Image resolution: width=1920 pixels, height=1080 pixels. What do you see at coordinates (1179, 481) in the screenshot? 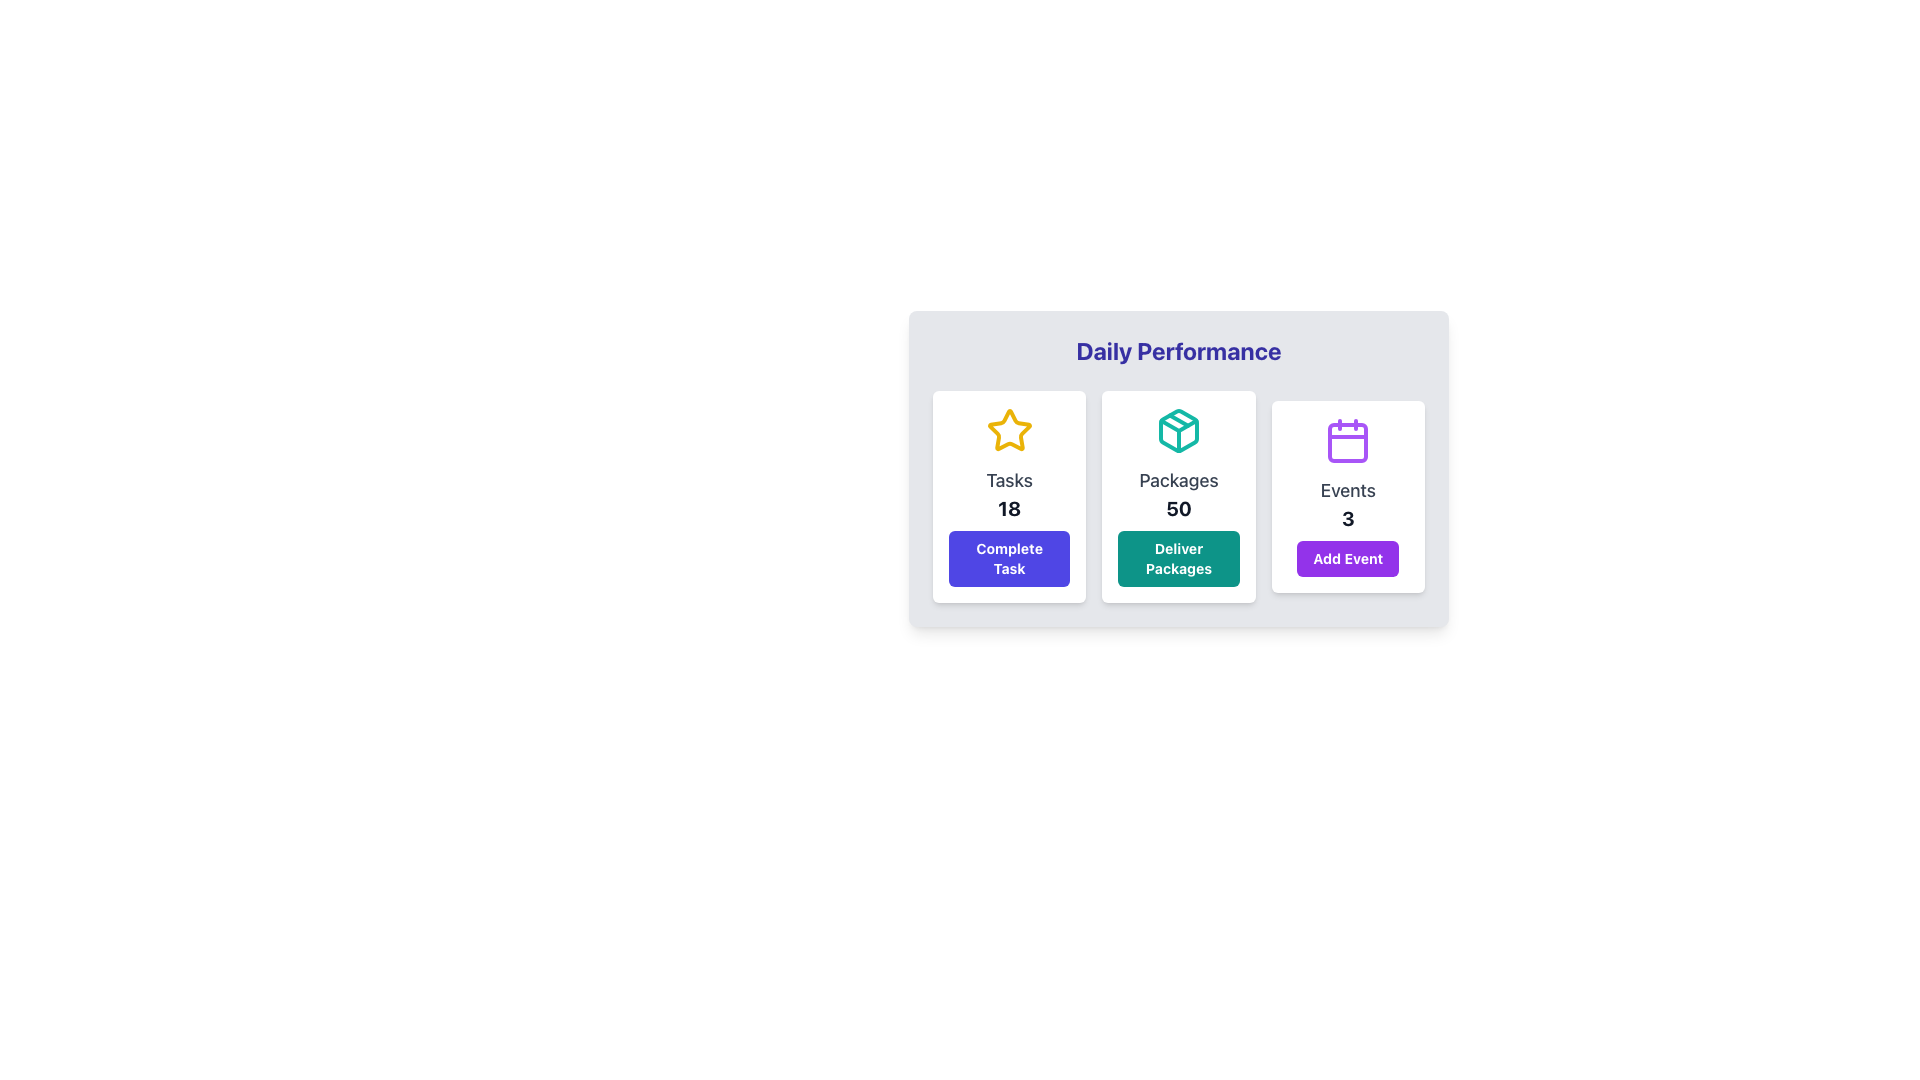
I see `the text label that identifies the section as related to packages, located in the second card of the 'Daily Performance' section, between the package box icon and the number '50'` at bounding box center [1179, 481].